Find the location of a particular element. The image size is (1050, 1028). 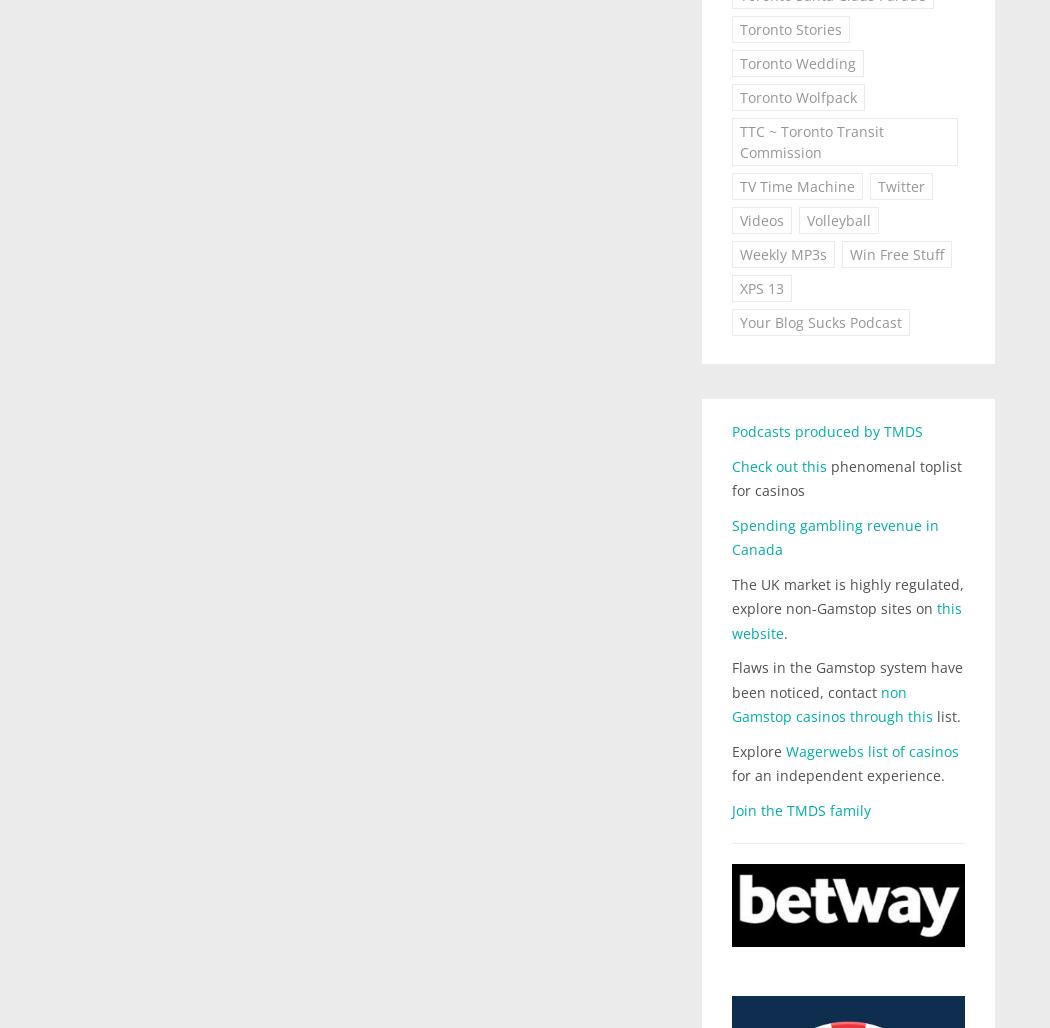

'XPS 13' is located at coordinates (761, 288).